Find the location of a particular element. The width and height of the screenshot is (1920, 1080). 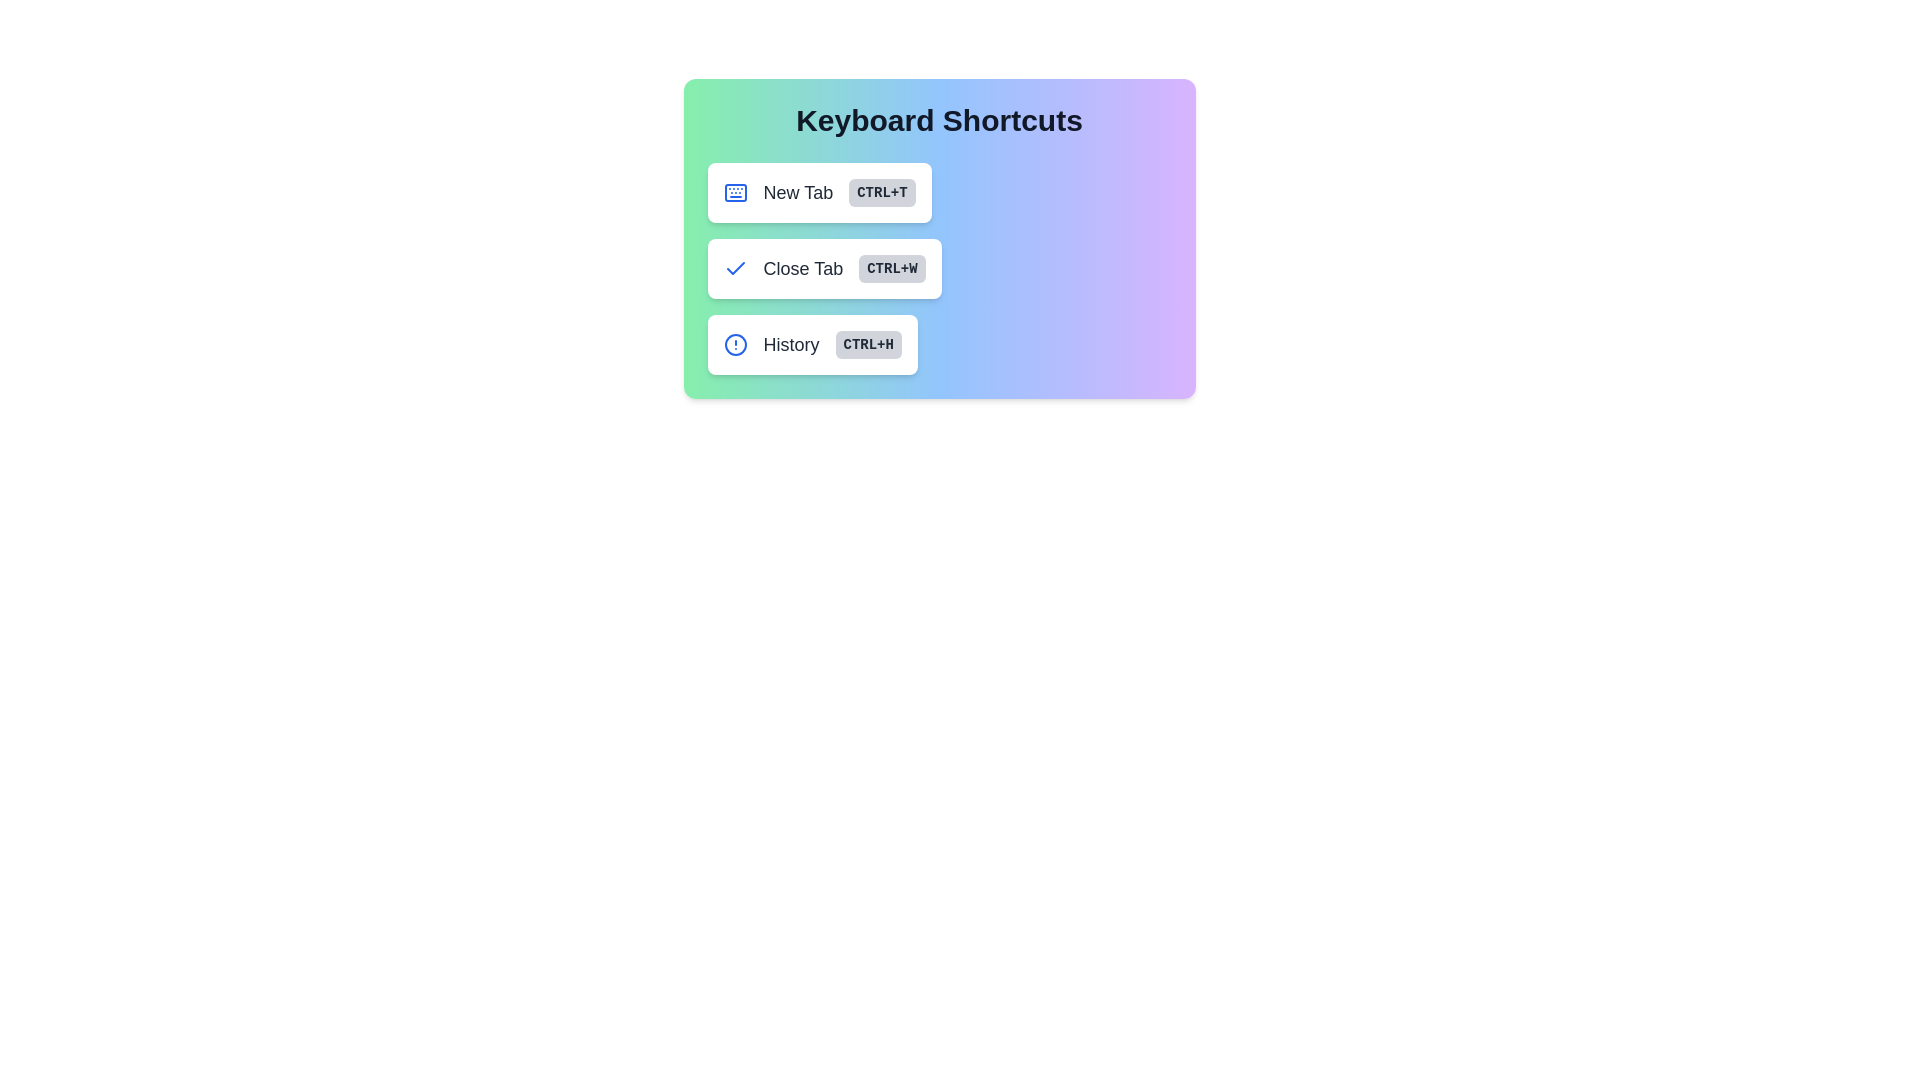

the third interactive button-like component under the 'Keyboard Shortcuts' category is located at coordinates (812, 343).